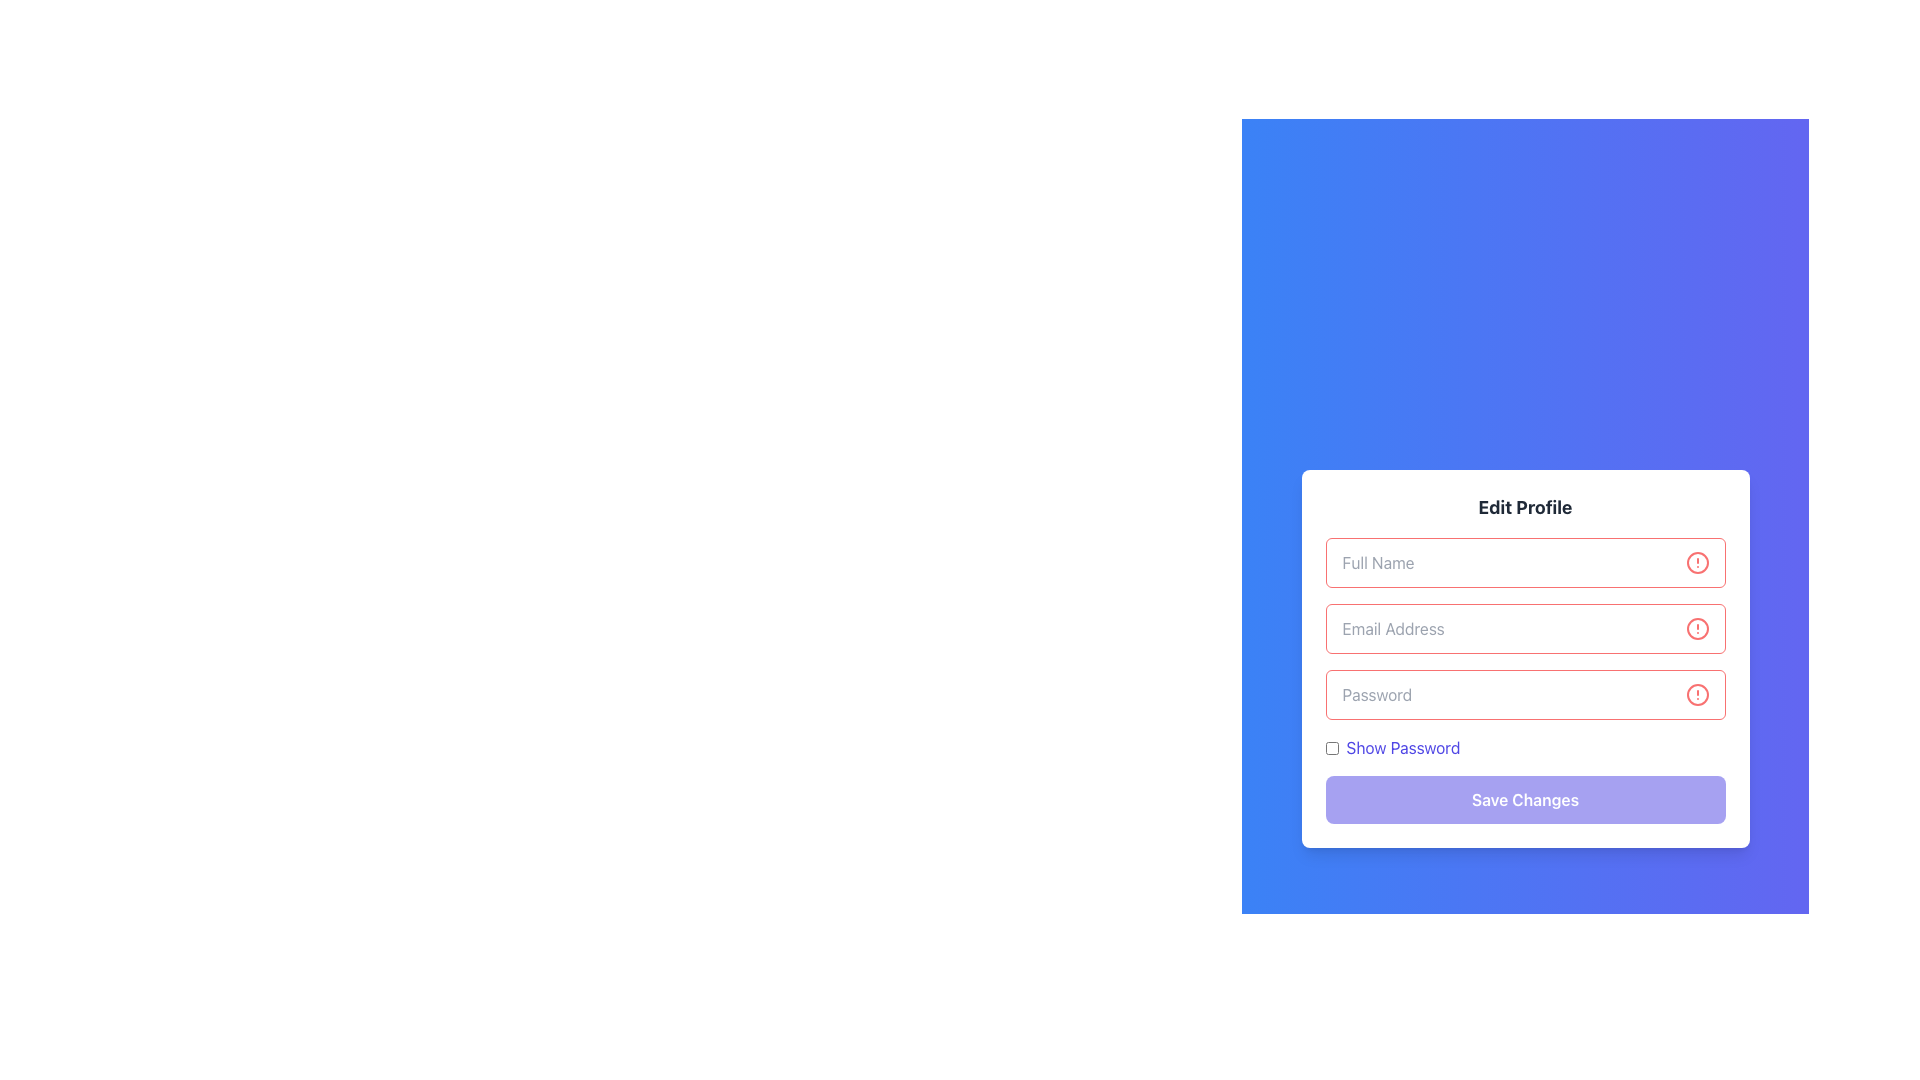 This screenshot has height=1080, width=1920. I want to click on the 'Show Password' label, so click(1402, 748).